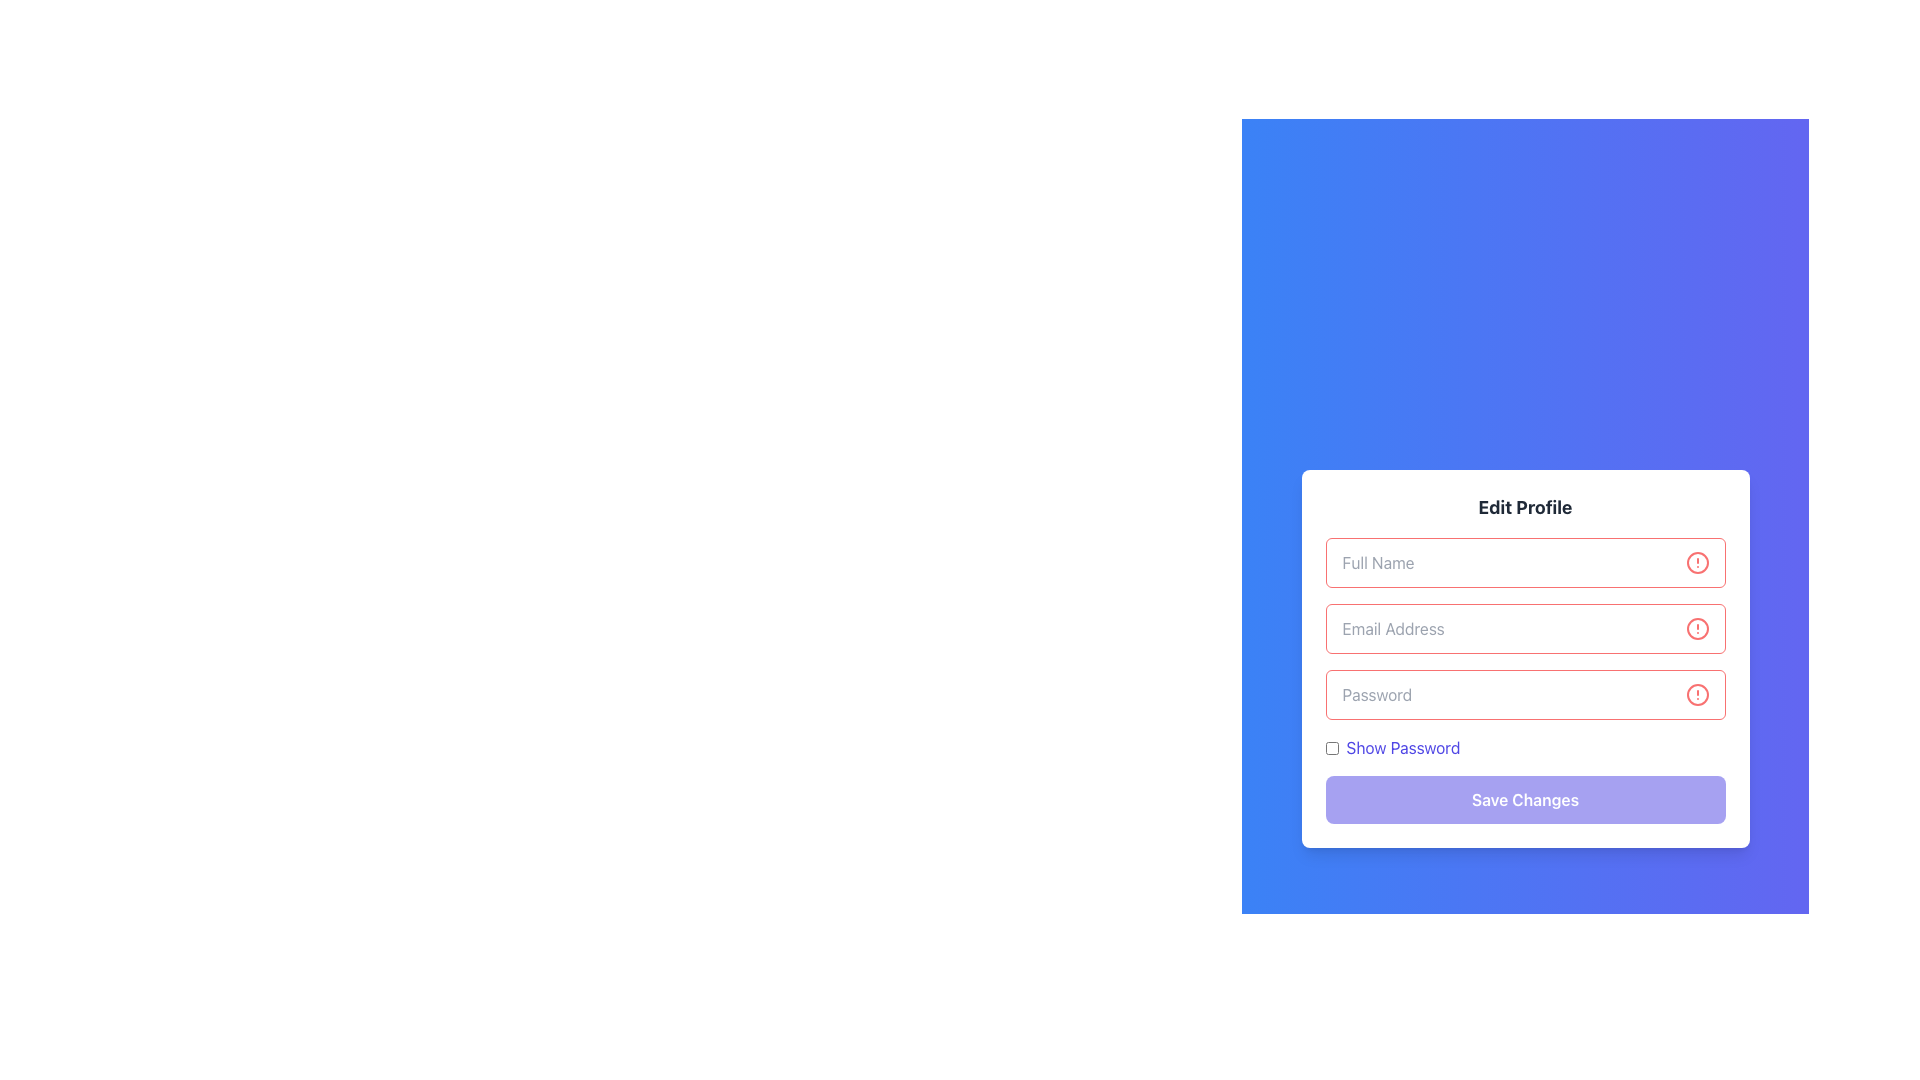 This screenshot has height=1080, width=1920. I want to click on the 'Show Password' label, so click(1402, 748).